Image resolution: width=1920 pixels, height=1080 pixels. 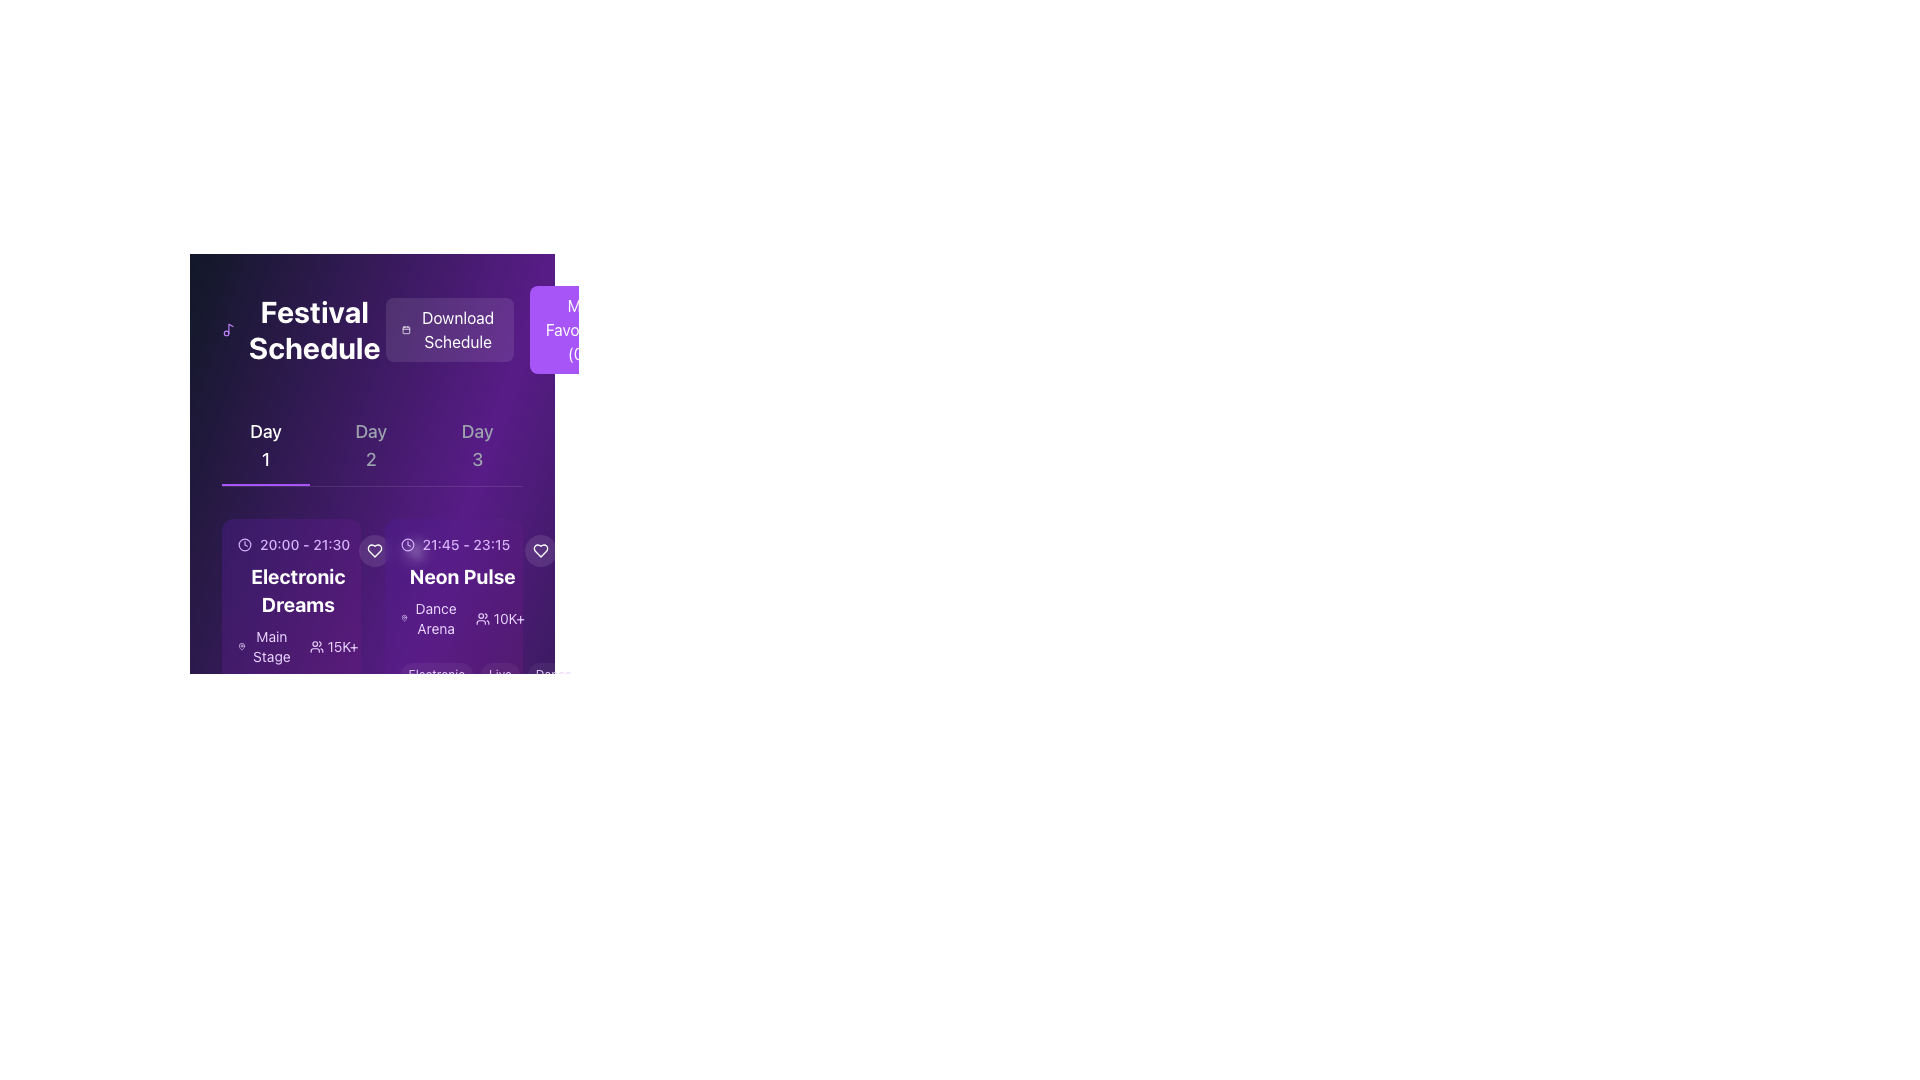 I want to click on the musical theme icon located to the immediate left of the 'Festival Schedule' text in the header section, so click(x=228, y=329).